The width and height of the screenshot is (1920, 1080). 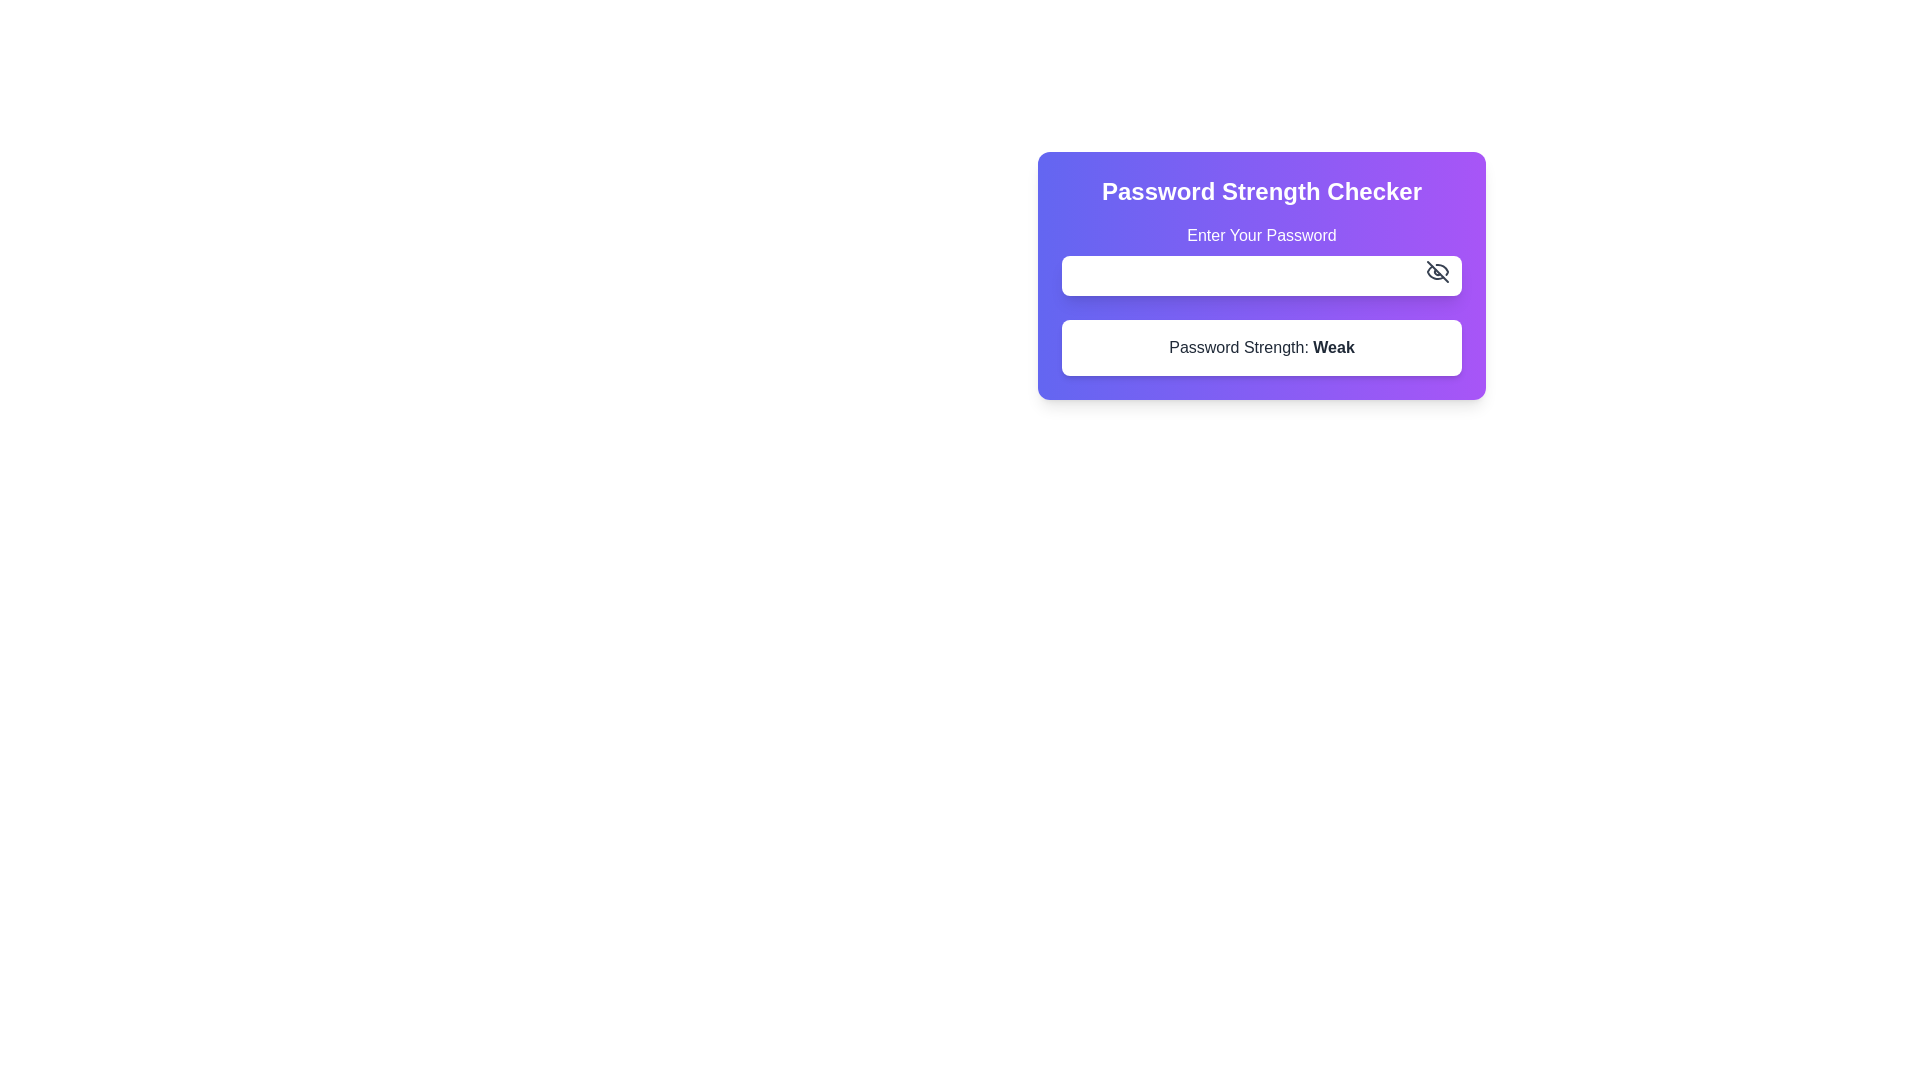 What do you see at coordinates (1334, 346) in the screenshot?
I see `the static text label element displaying 'Weak', which is styled in bold and located at the lower part of a rectangular card` at bounding box center [1334, 346].